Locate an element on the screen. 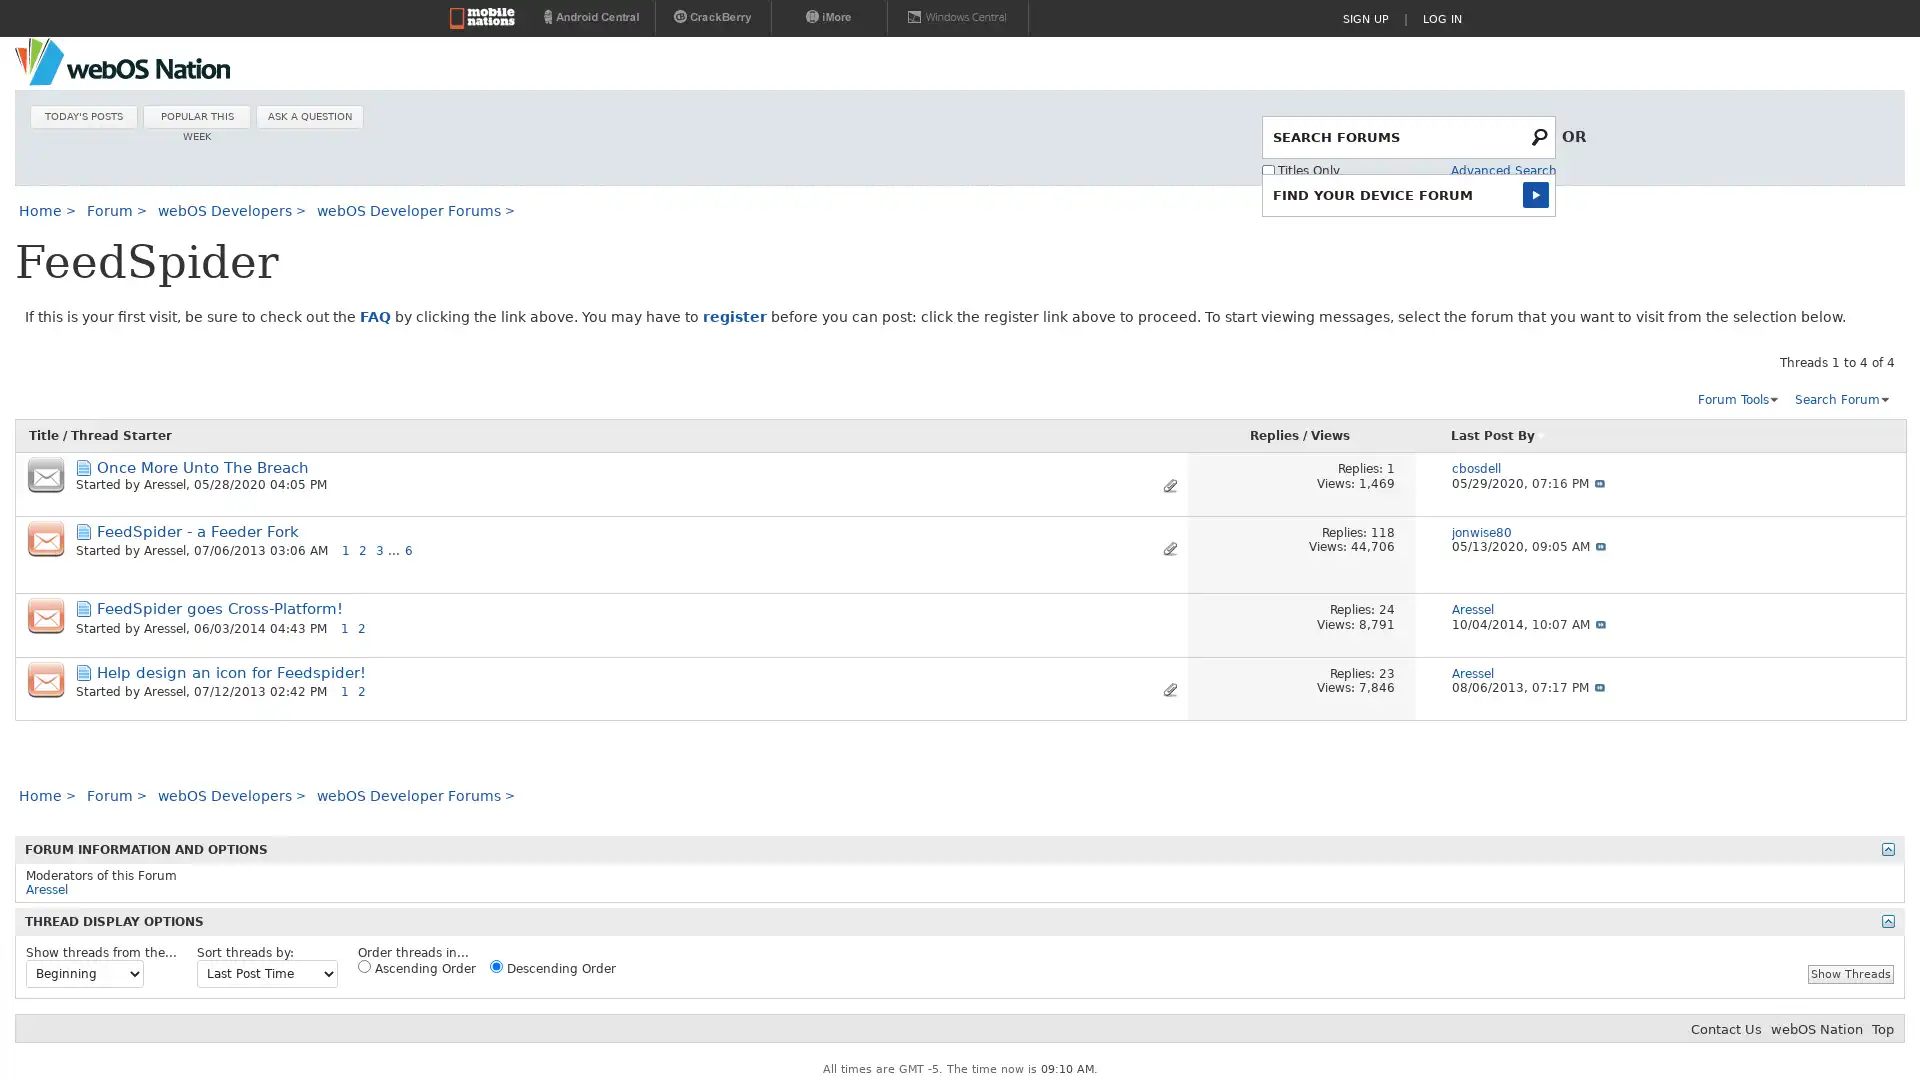 Image resolution: width=1920 pixels, height=1080 pixels. Submit is located at coordinates (1540, 135).